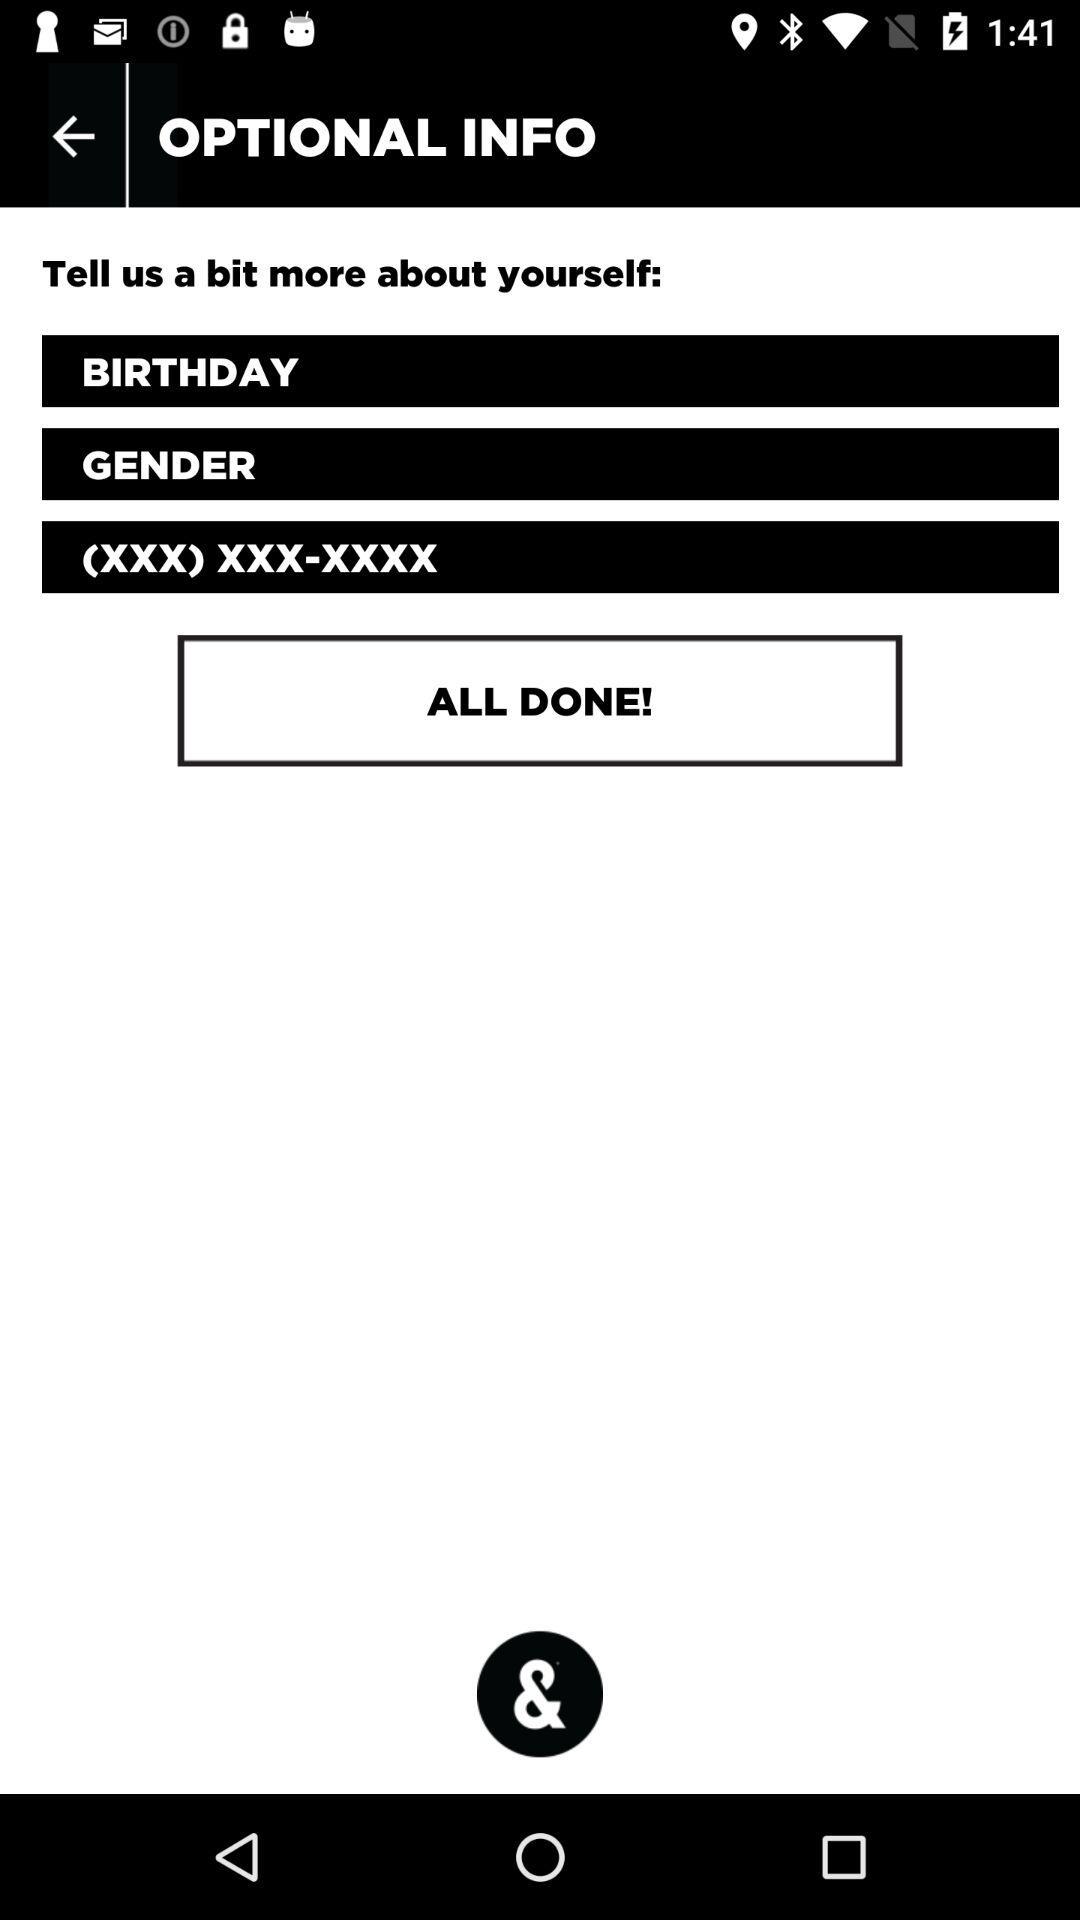  I want to click on gender option, so click(550, 463).